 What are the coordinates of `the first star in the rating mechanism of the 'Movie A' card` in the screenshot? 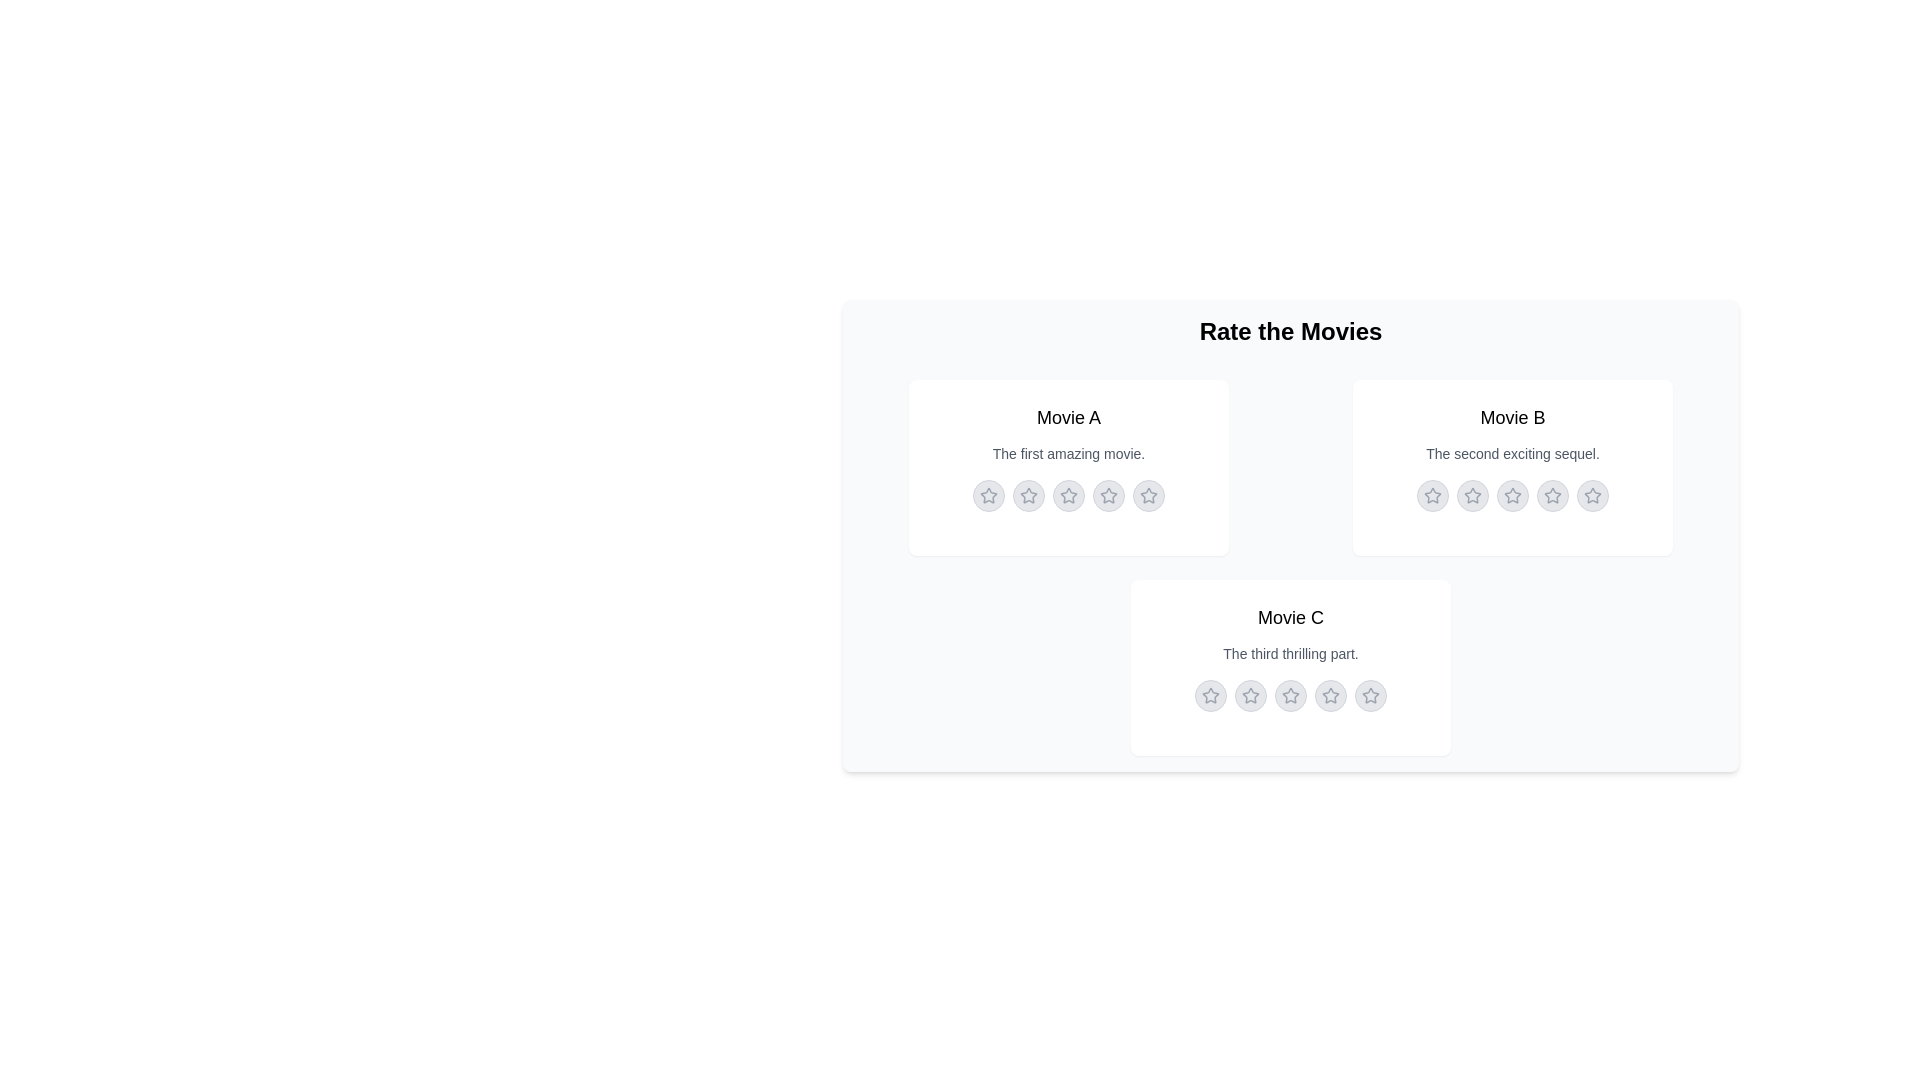 It's located at (1068, 467).